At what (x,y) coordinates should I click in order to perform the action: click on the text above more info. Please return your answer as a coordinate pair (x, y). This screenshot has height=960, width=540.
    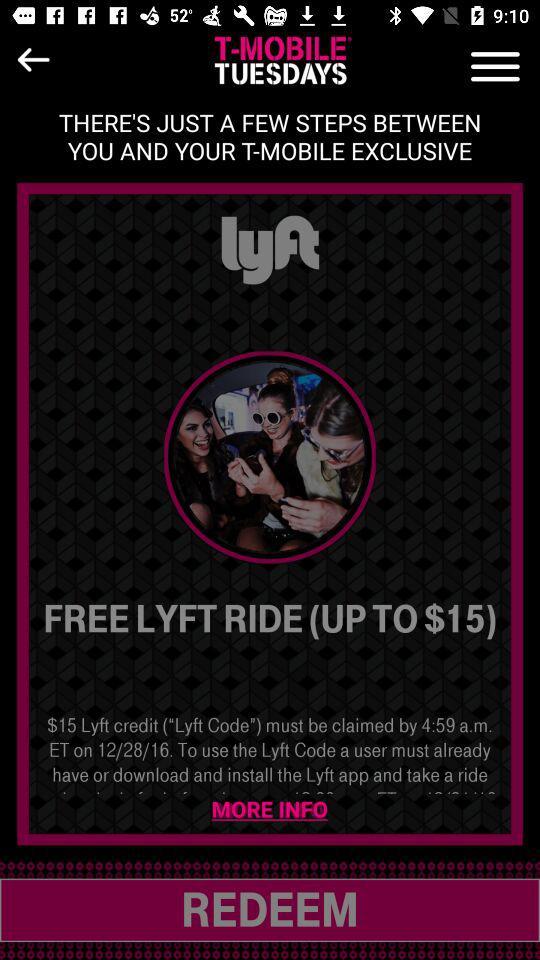
    Looking at the image, I should click on (270, 752).